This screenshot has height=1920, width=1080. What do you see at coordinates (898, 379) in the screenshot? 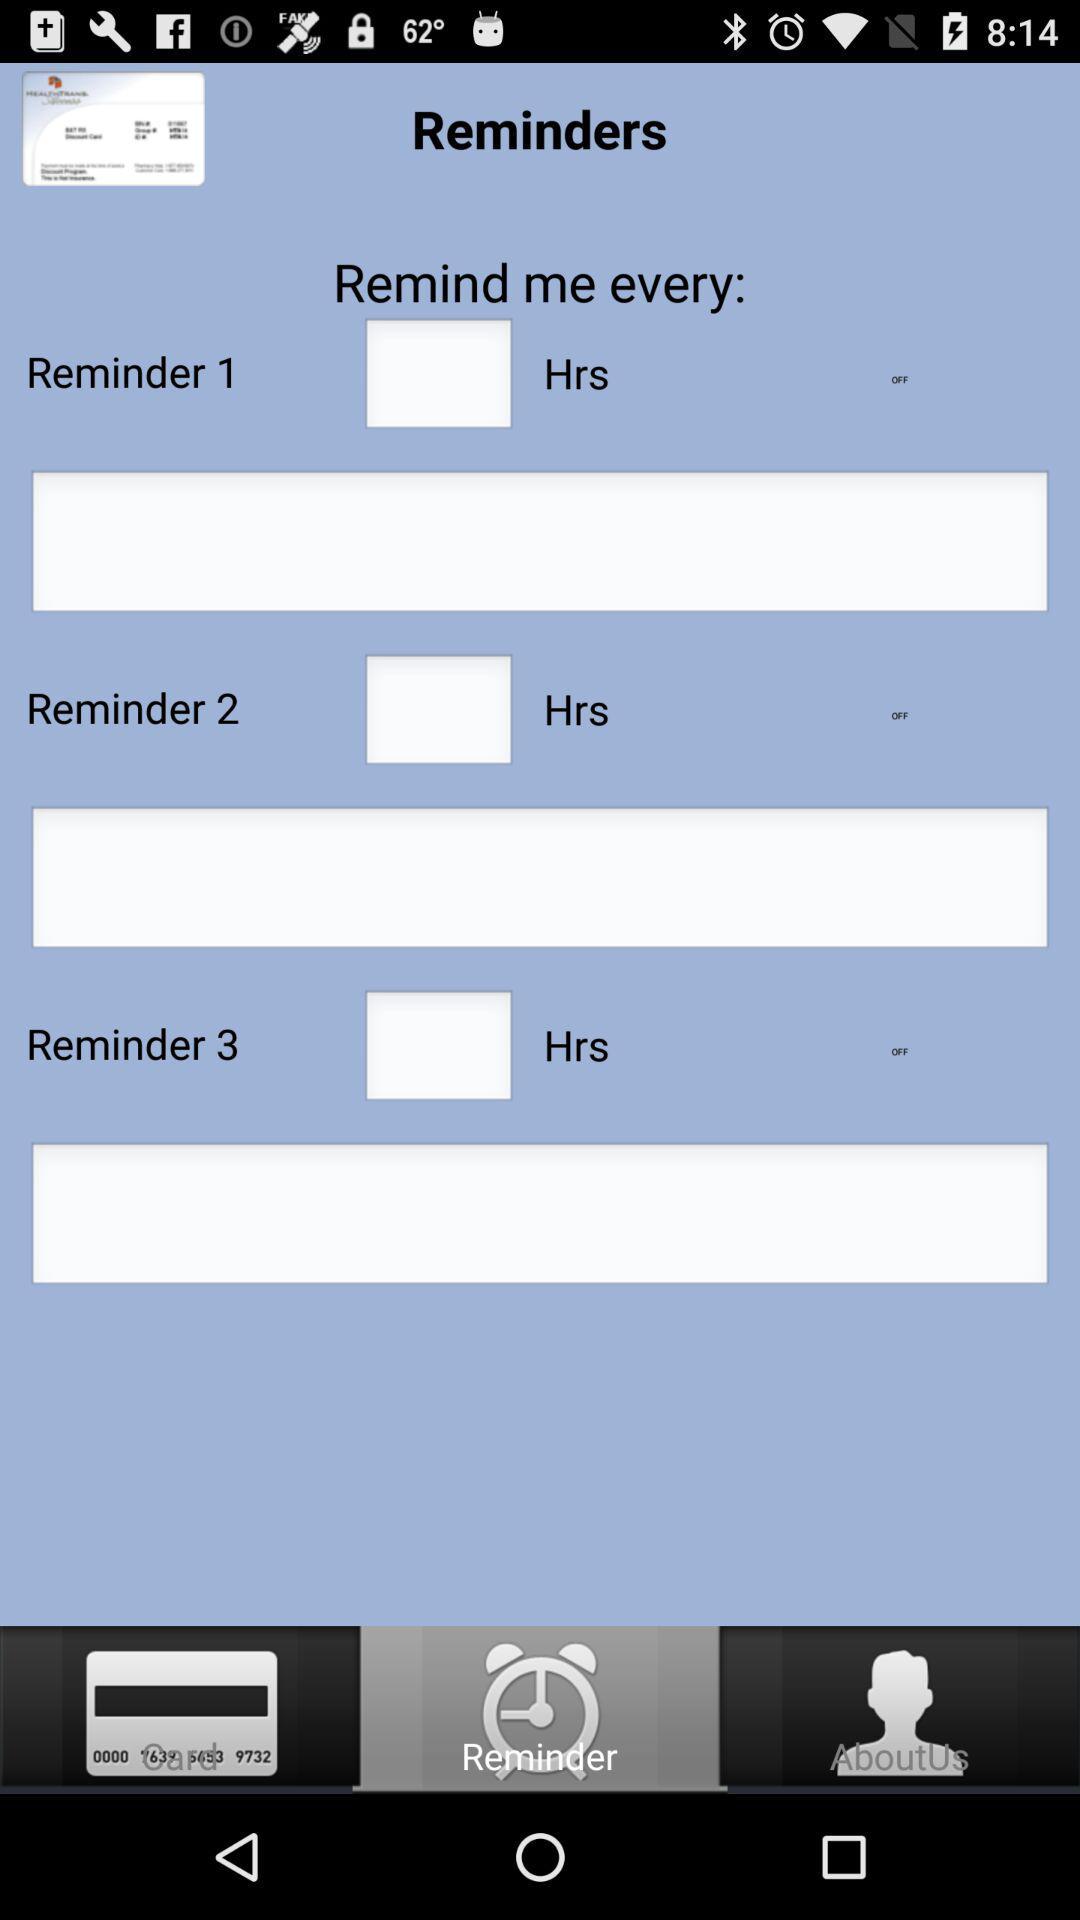
I see `subtract number` at bounding box center [898, 379].